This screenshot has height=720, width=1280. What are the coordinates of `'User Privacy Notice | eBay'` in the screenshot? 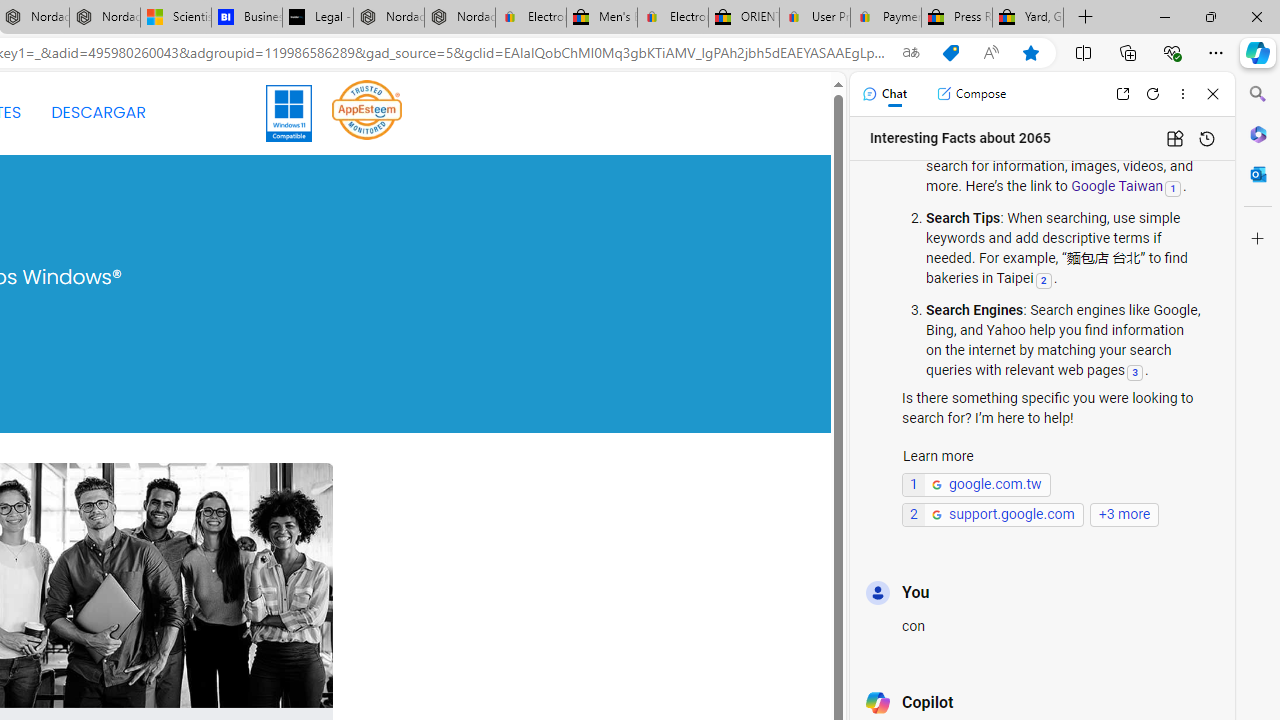 It's located at (814, 17).